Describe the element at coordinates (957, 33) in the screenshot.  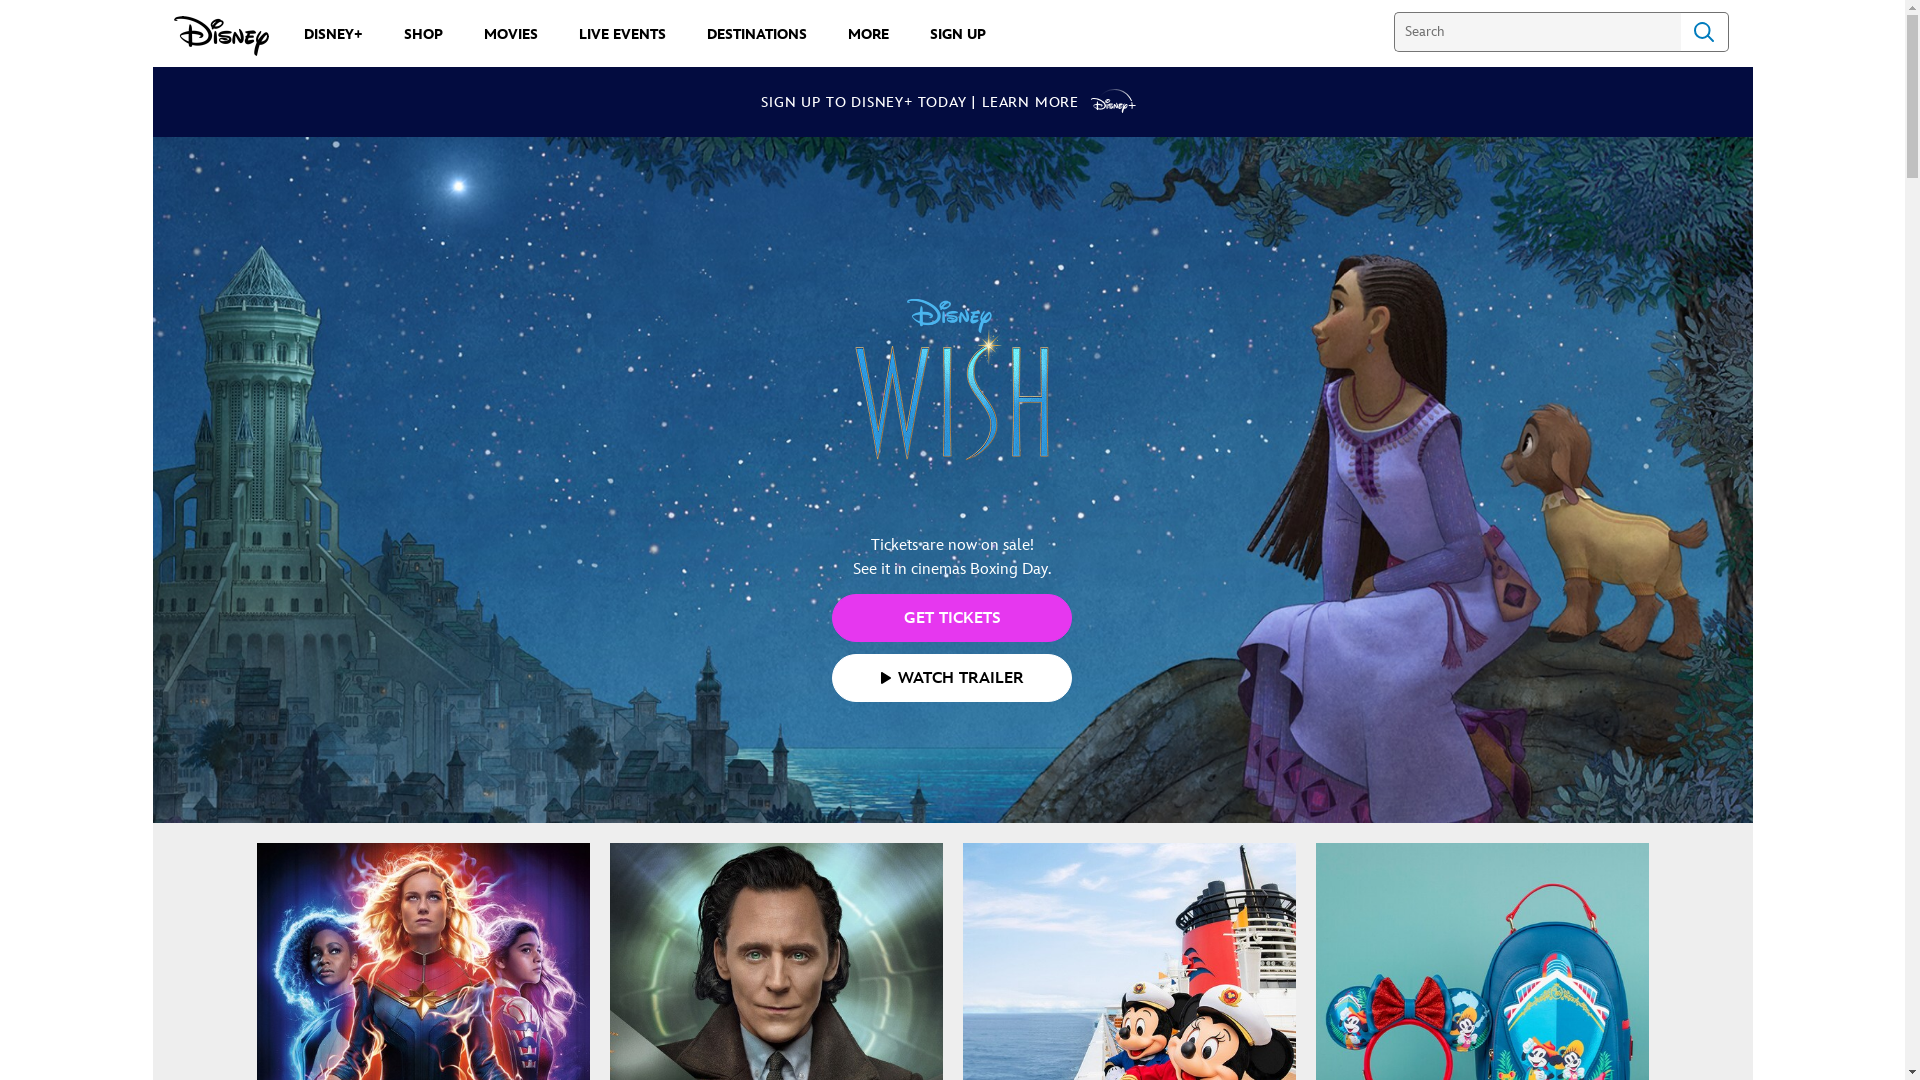
I see `'SIGN UP'` at that location.